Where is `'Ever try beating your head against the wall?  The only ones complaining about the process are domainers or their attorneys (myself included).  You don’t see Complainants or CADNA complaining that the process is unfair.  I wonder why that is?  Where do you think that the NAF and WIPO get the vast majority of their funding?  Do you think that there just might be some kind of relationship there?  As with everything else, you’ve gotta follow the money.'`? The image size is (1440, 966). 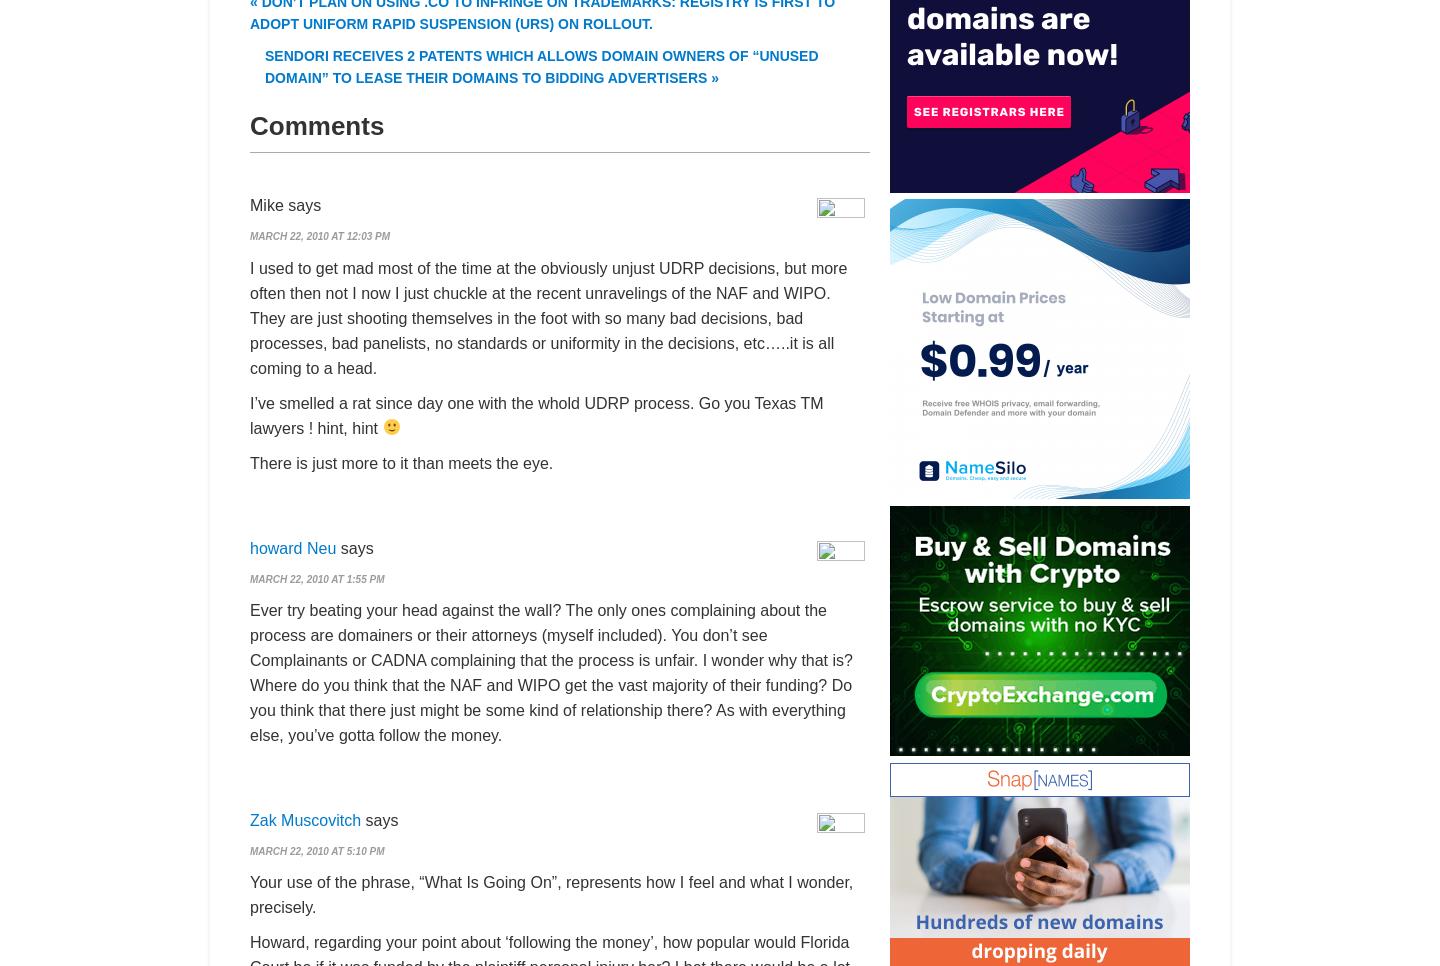 'Ever try beating your head against the wall?  The only ones complaining about the process are domainers or their attorneys (myself included).  You don’t see Complainants or CADNA complaining that the process is unfair.  I wonder why that is?  Where do you think that the NAF and WIPO get the vast majority of their funding?  Do you think that there just might be some kind of relationship there?  As with everything else, you’ve gotta follow the money.' is located at coordinates (550, 672).